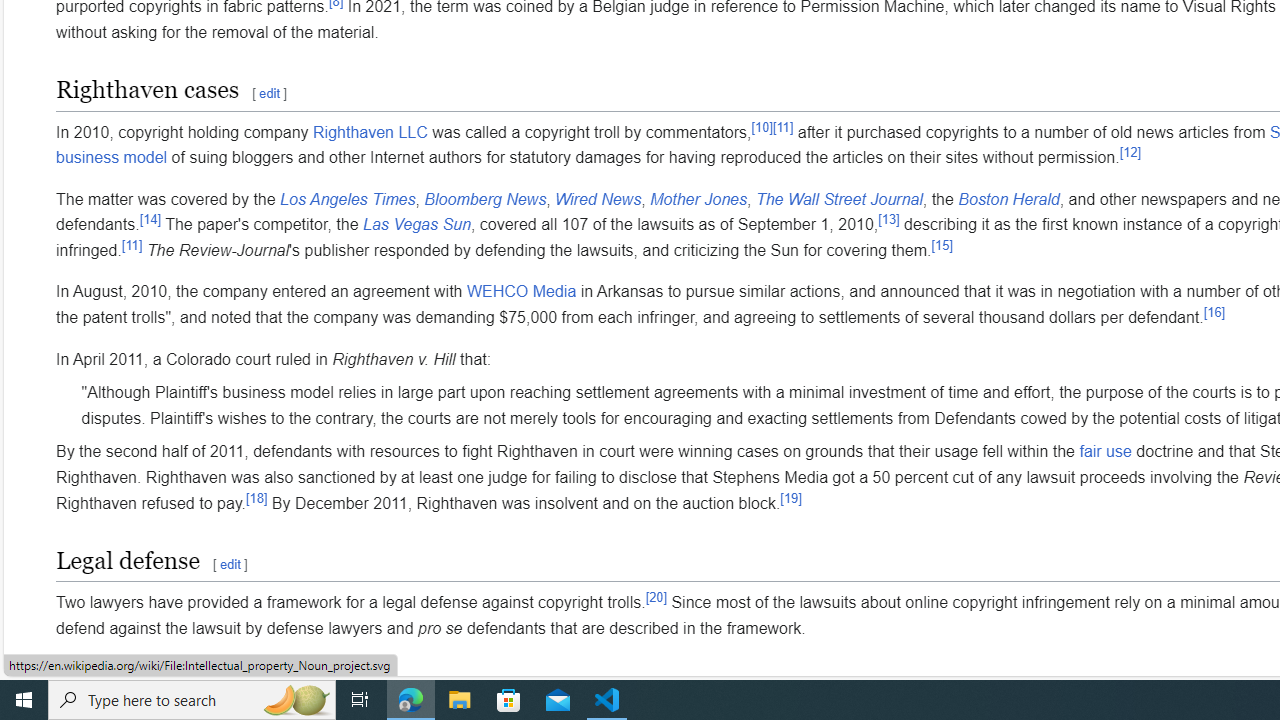 The width and height of the screenshot is (1280, 720). I want to click on 'Las Vegas Sun', so click(415, 225).